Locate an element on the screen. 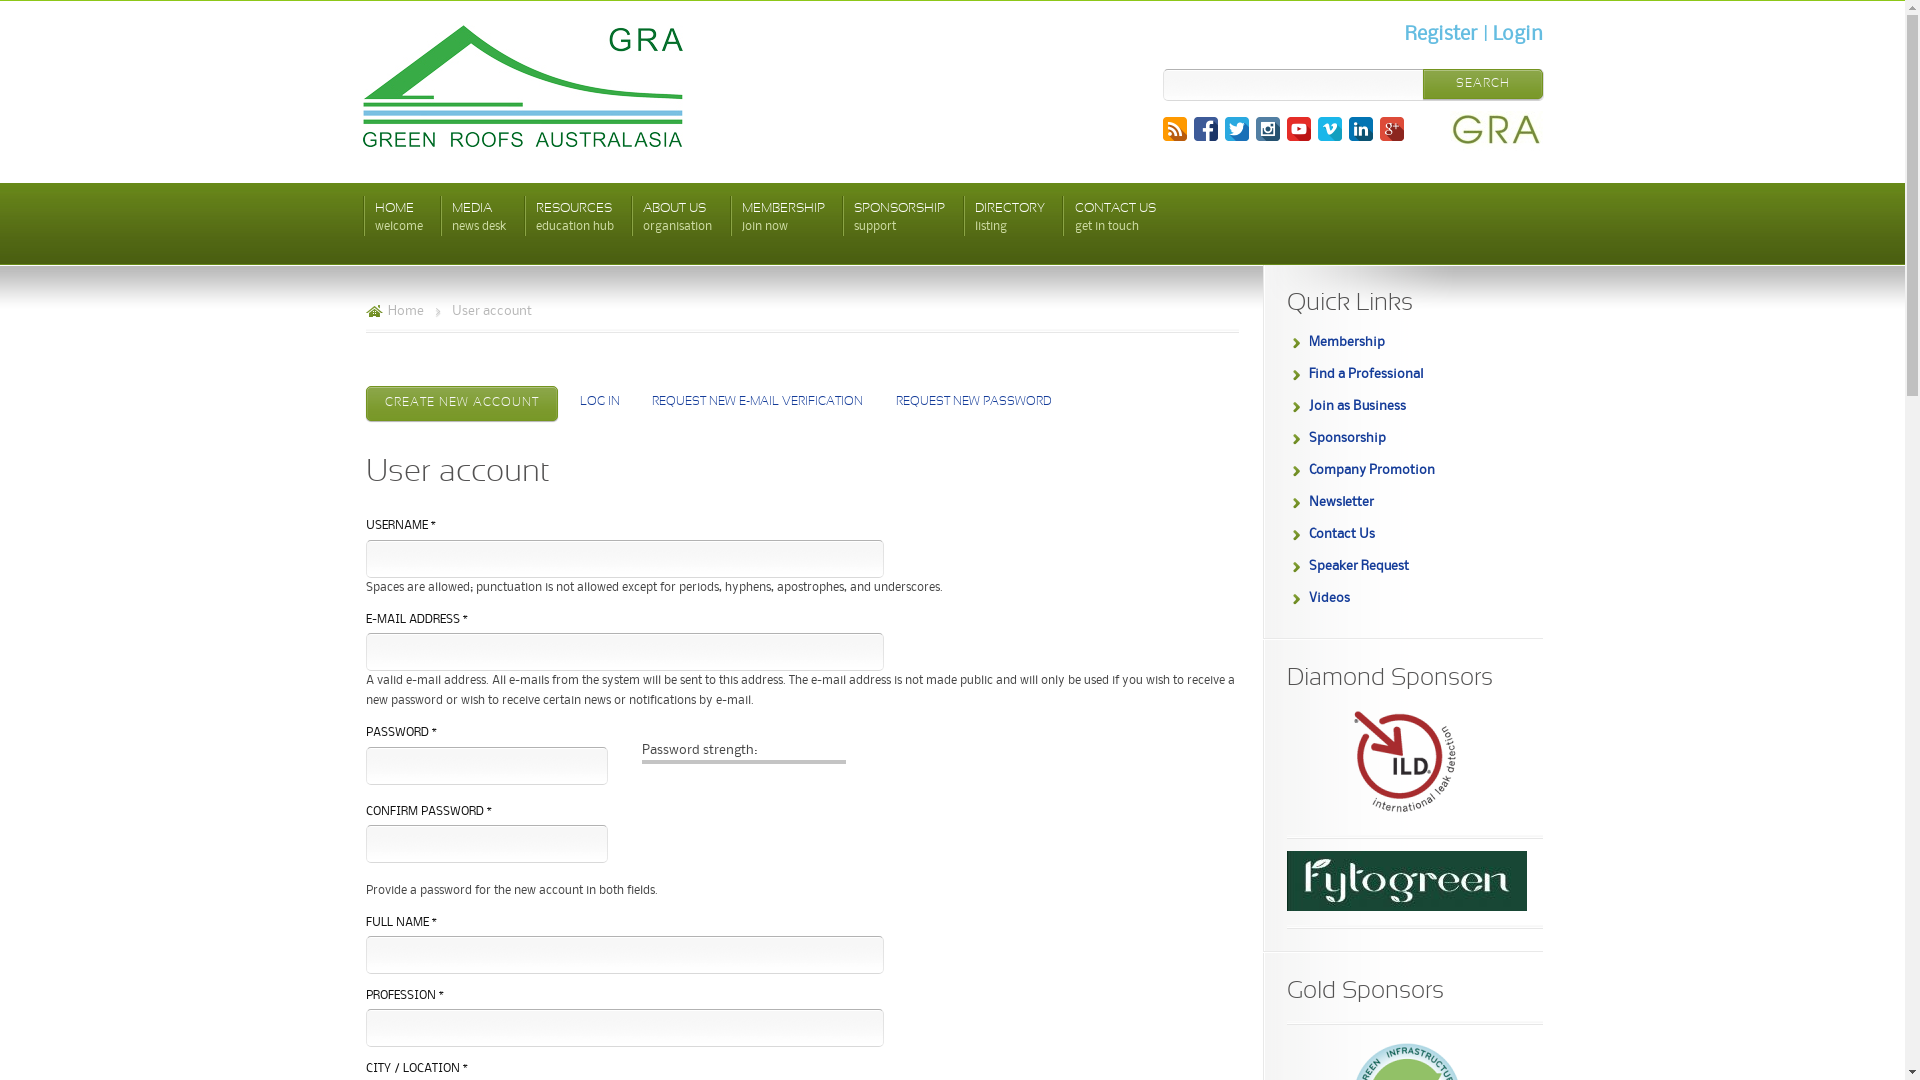 This screenshot has height=1080, width=1920. 'CONTACT US is located at coordinates (1113, 220).